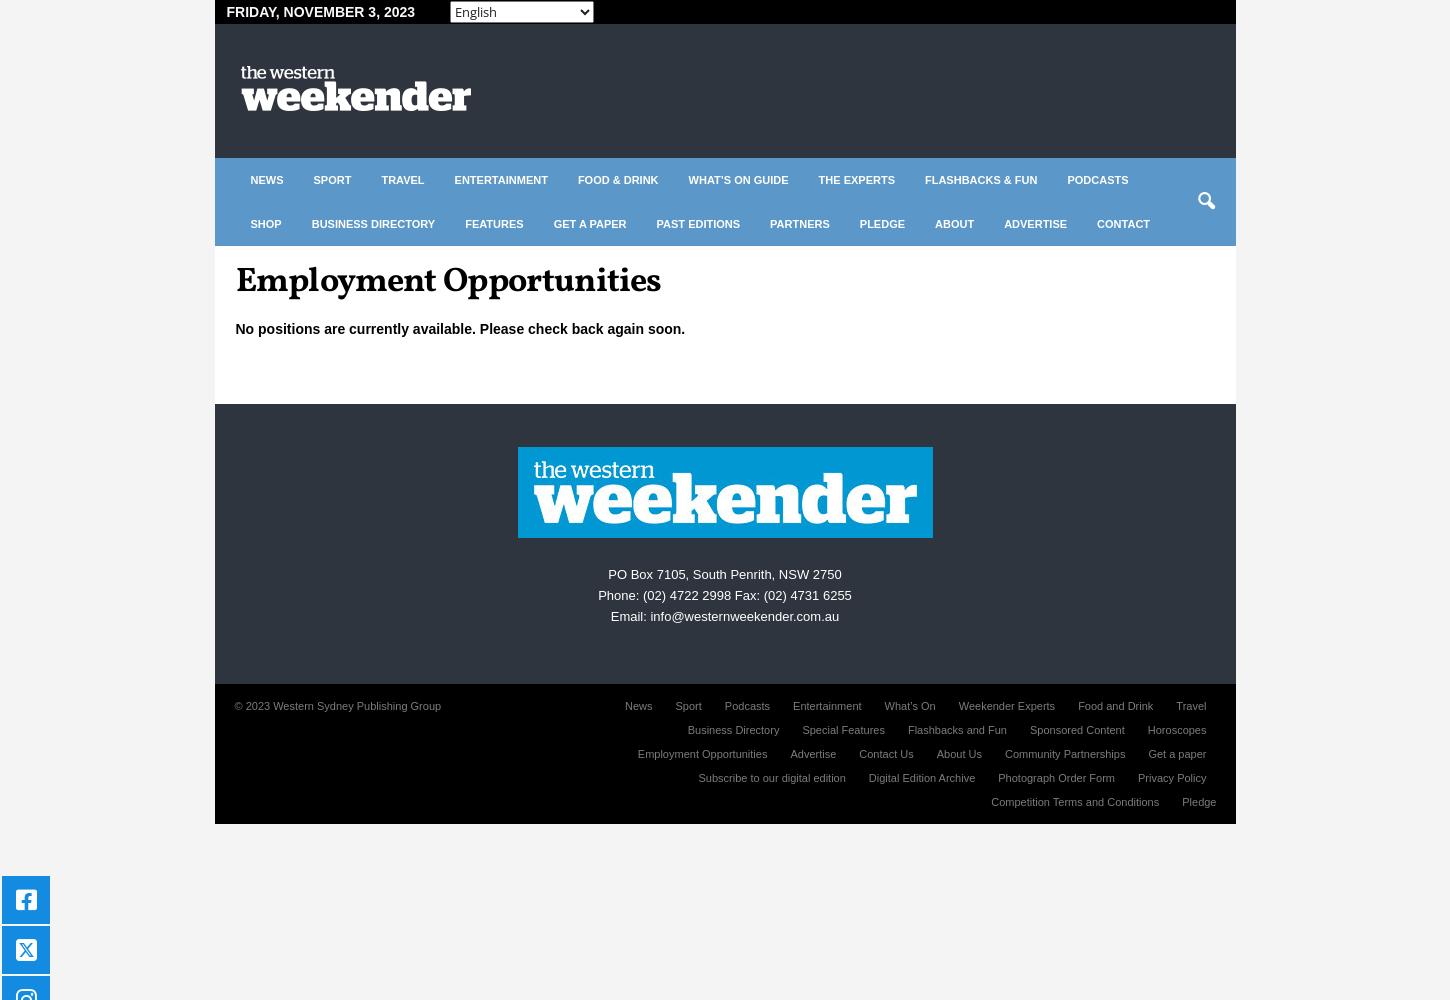  I want to click on 'Friday, November 3, 2023', so click(320, 12).